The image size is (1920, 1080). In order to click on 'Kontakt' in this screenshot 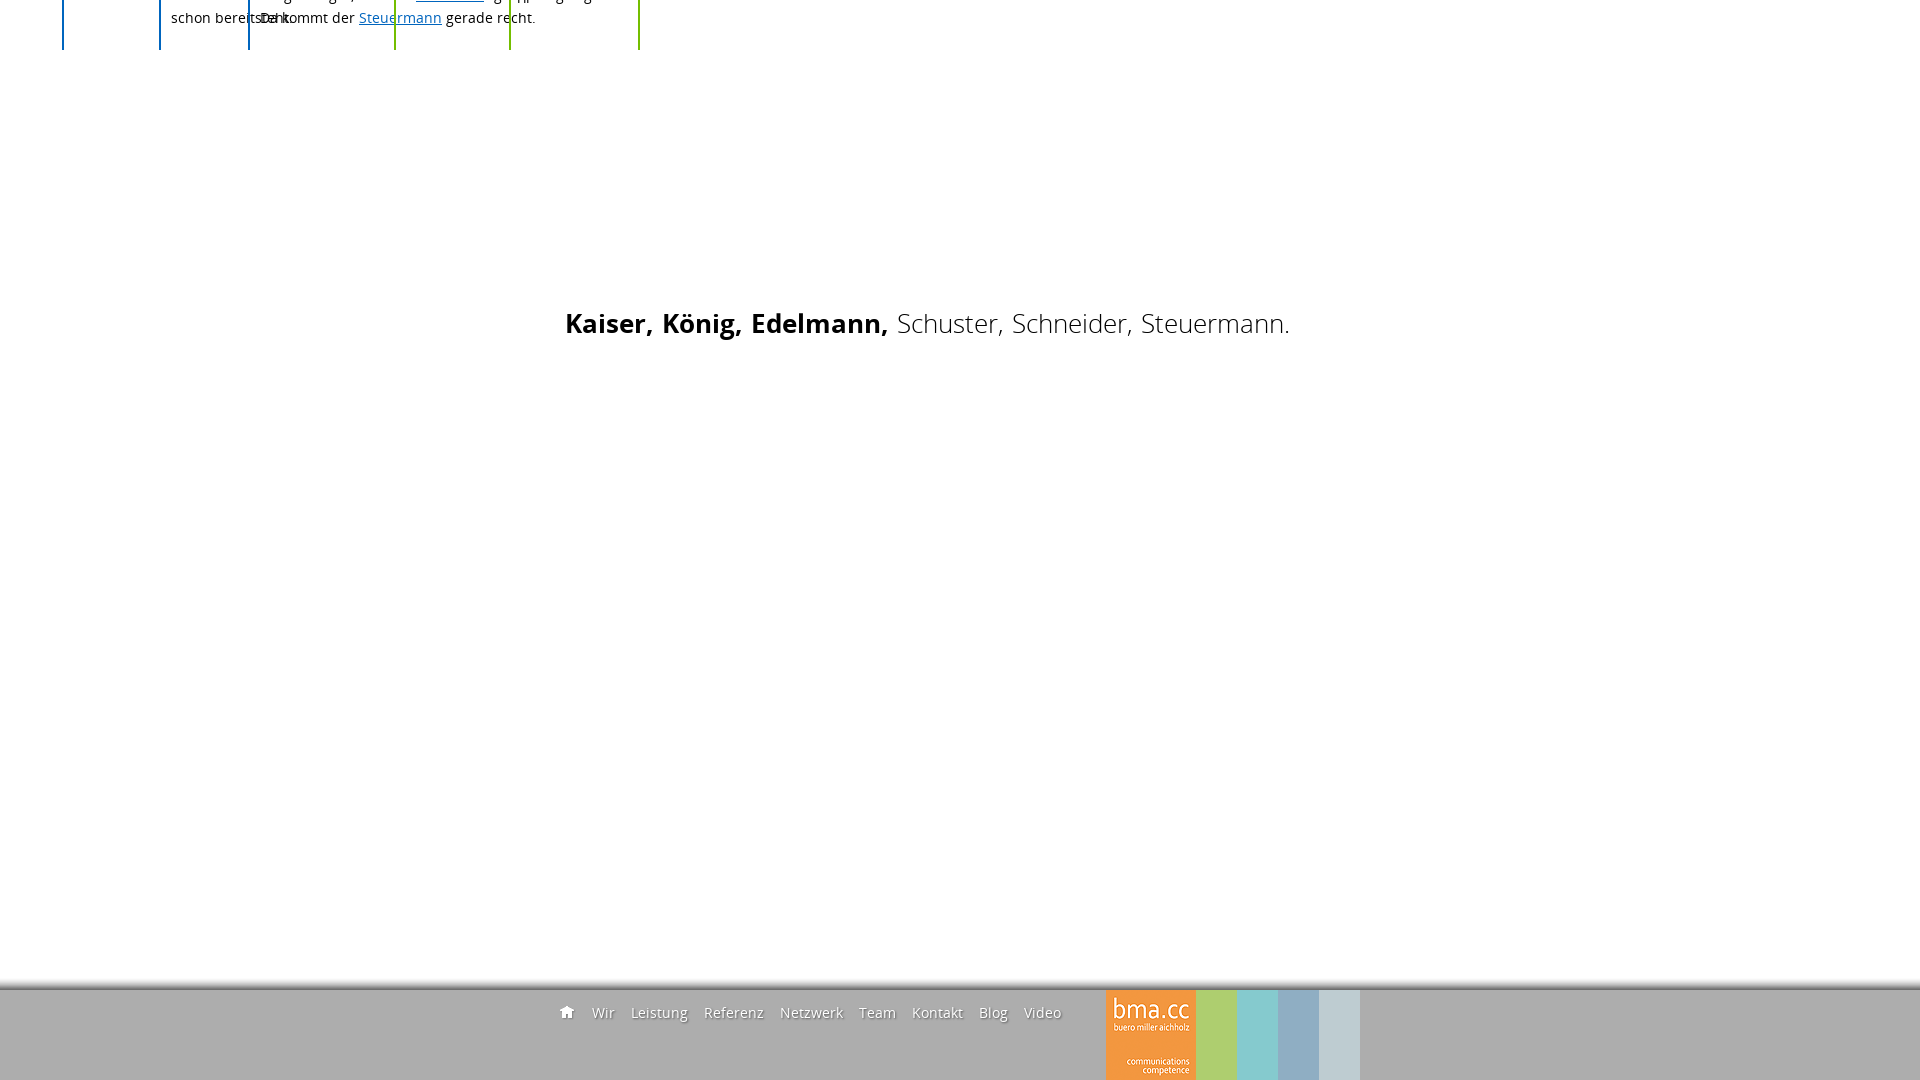, I will do `click(936, 1012)`.